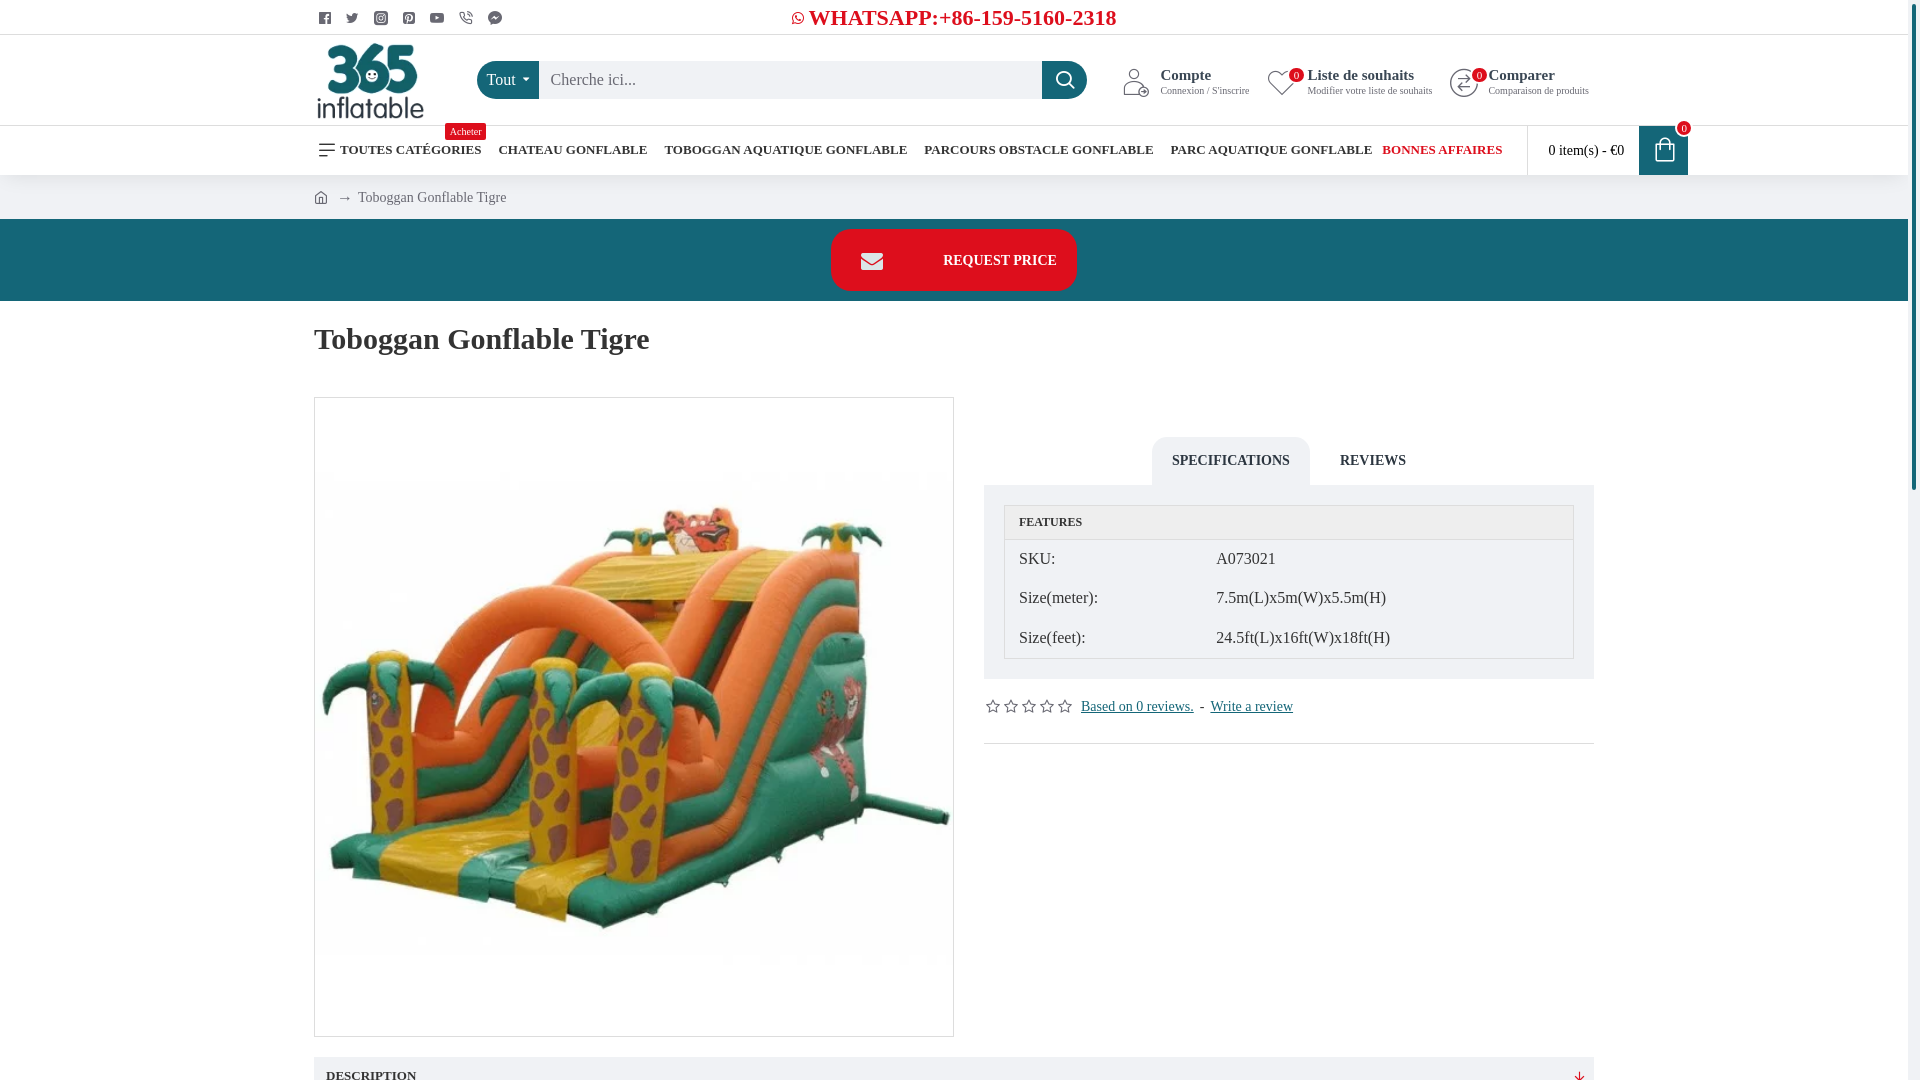 The height and width of the screenshot is (1080, 1920). What do you see at coordinates (1261, 78) in the screenshot?
I see `'Liste de souhaits` at bounding box center [1261, 78].